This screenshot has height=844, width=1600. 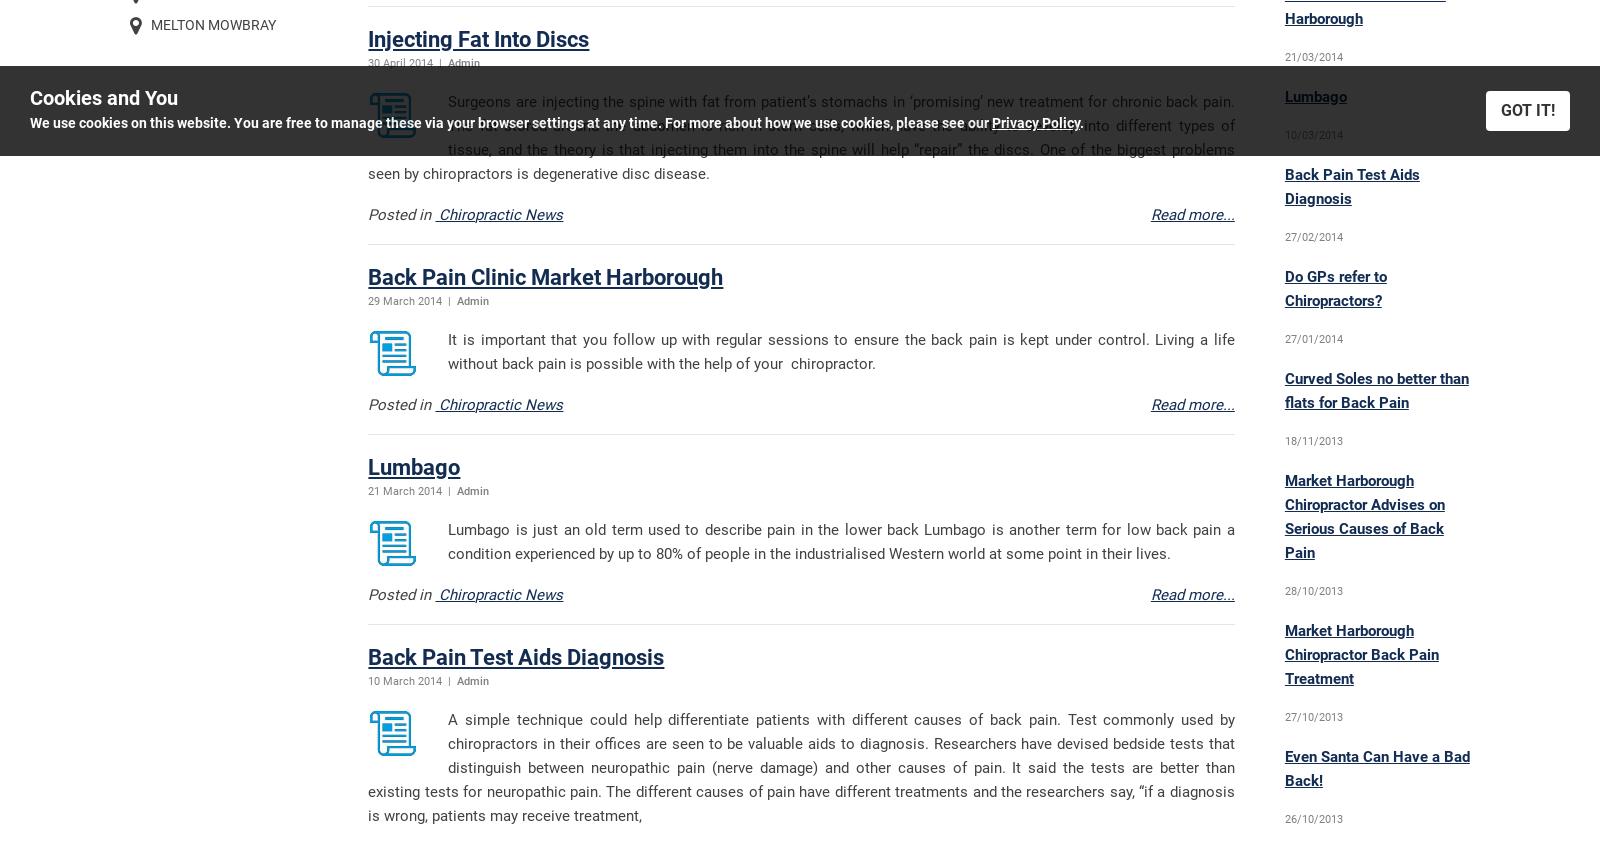 What do you see at coordinates (1311, 135) in the screenshot?
I see `'10/03/2014'` at bounding box center [1311, 135].